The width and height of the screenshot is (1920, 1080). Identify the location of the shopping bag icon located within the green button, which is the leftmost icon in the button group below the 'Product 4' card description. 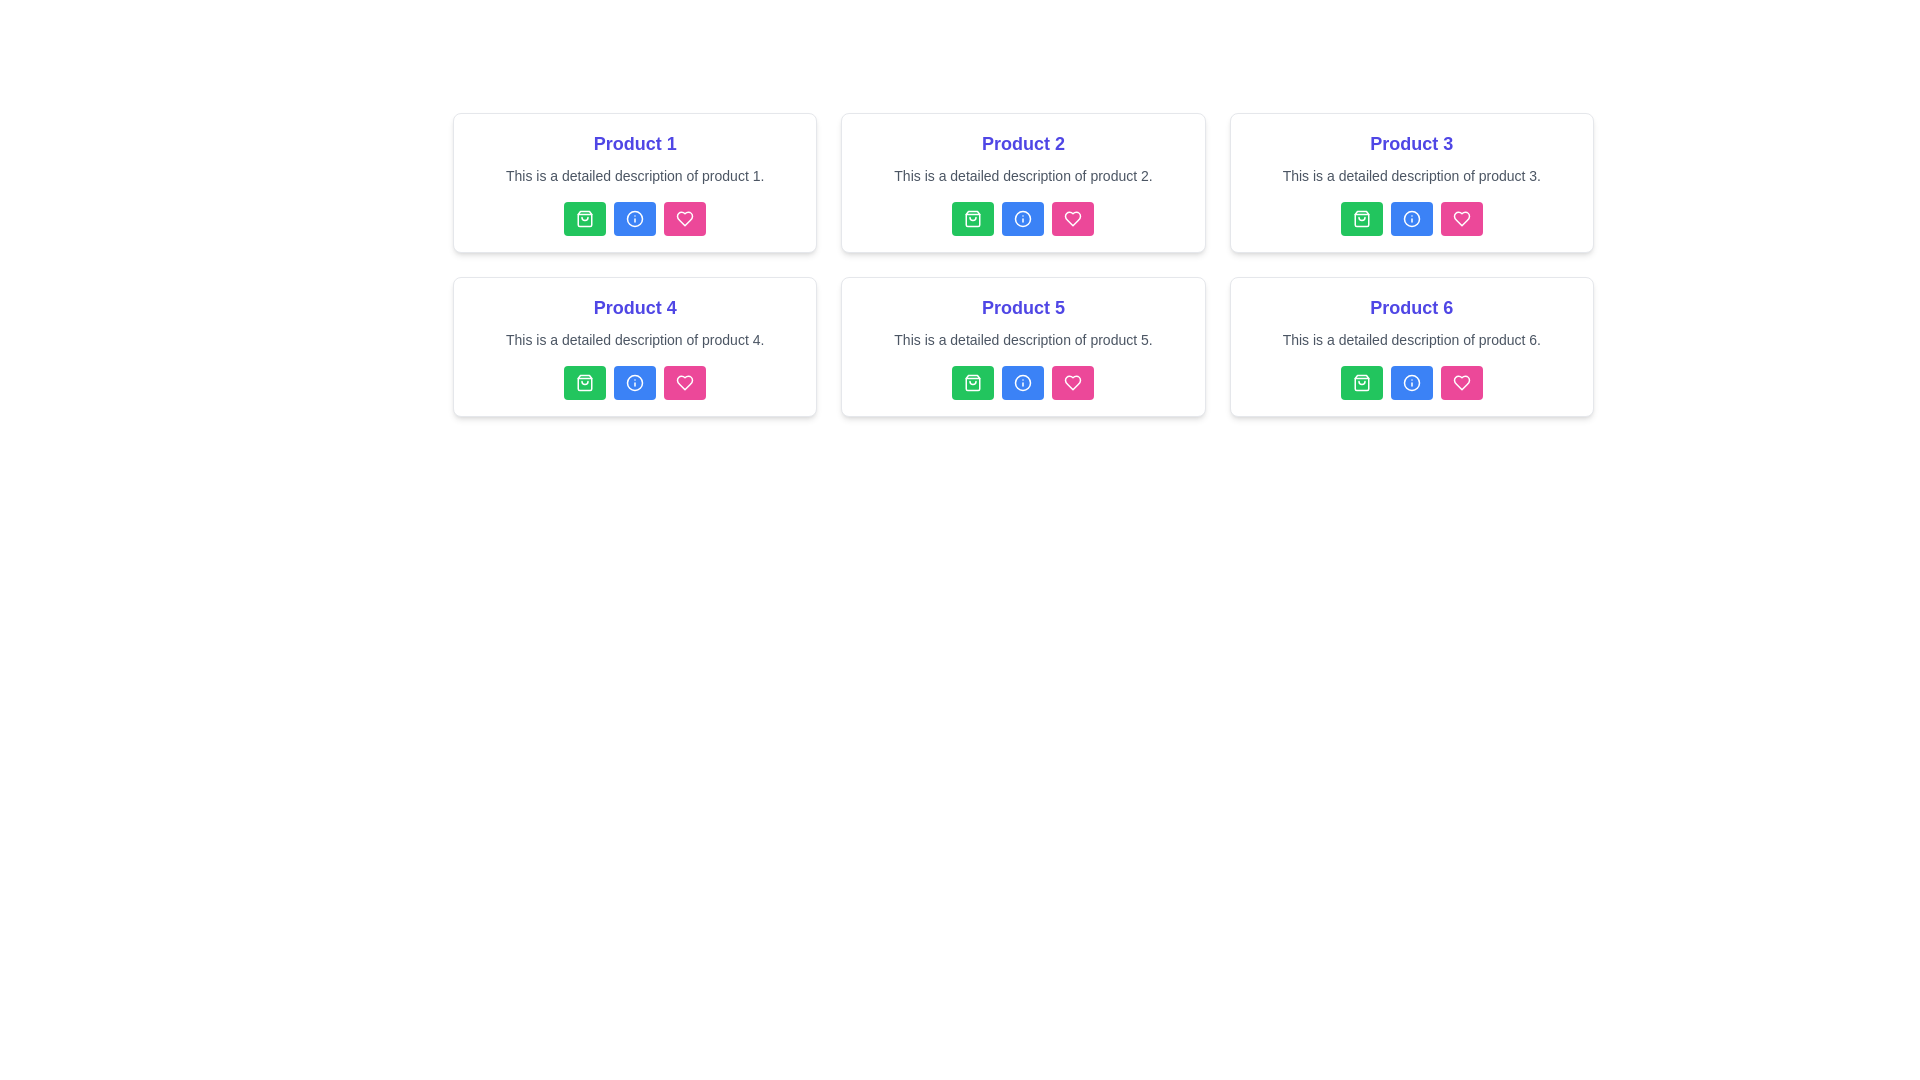
(584, 382).